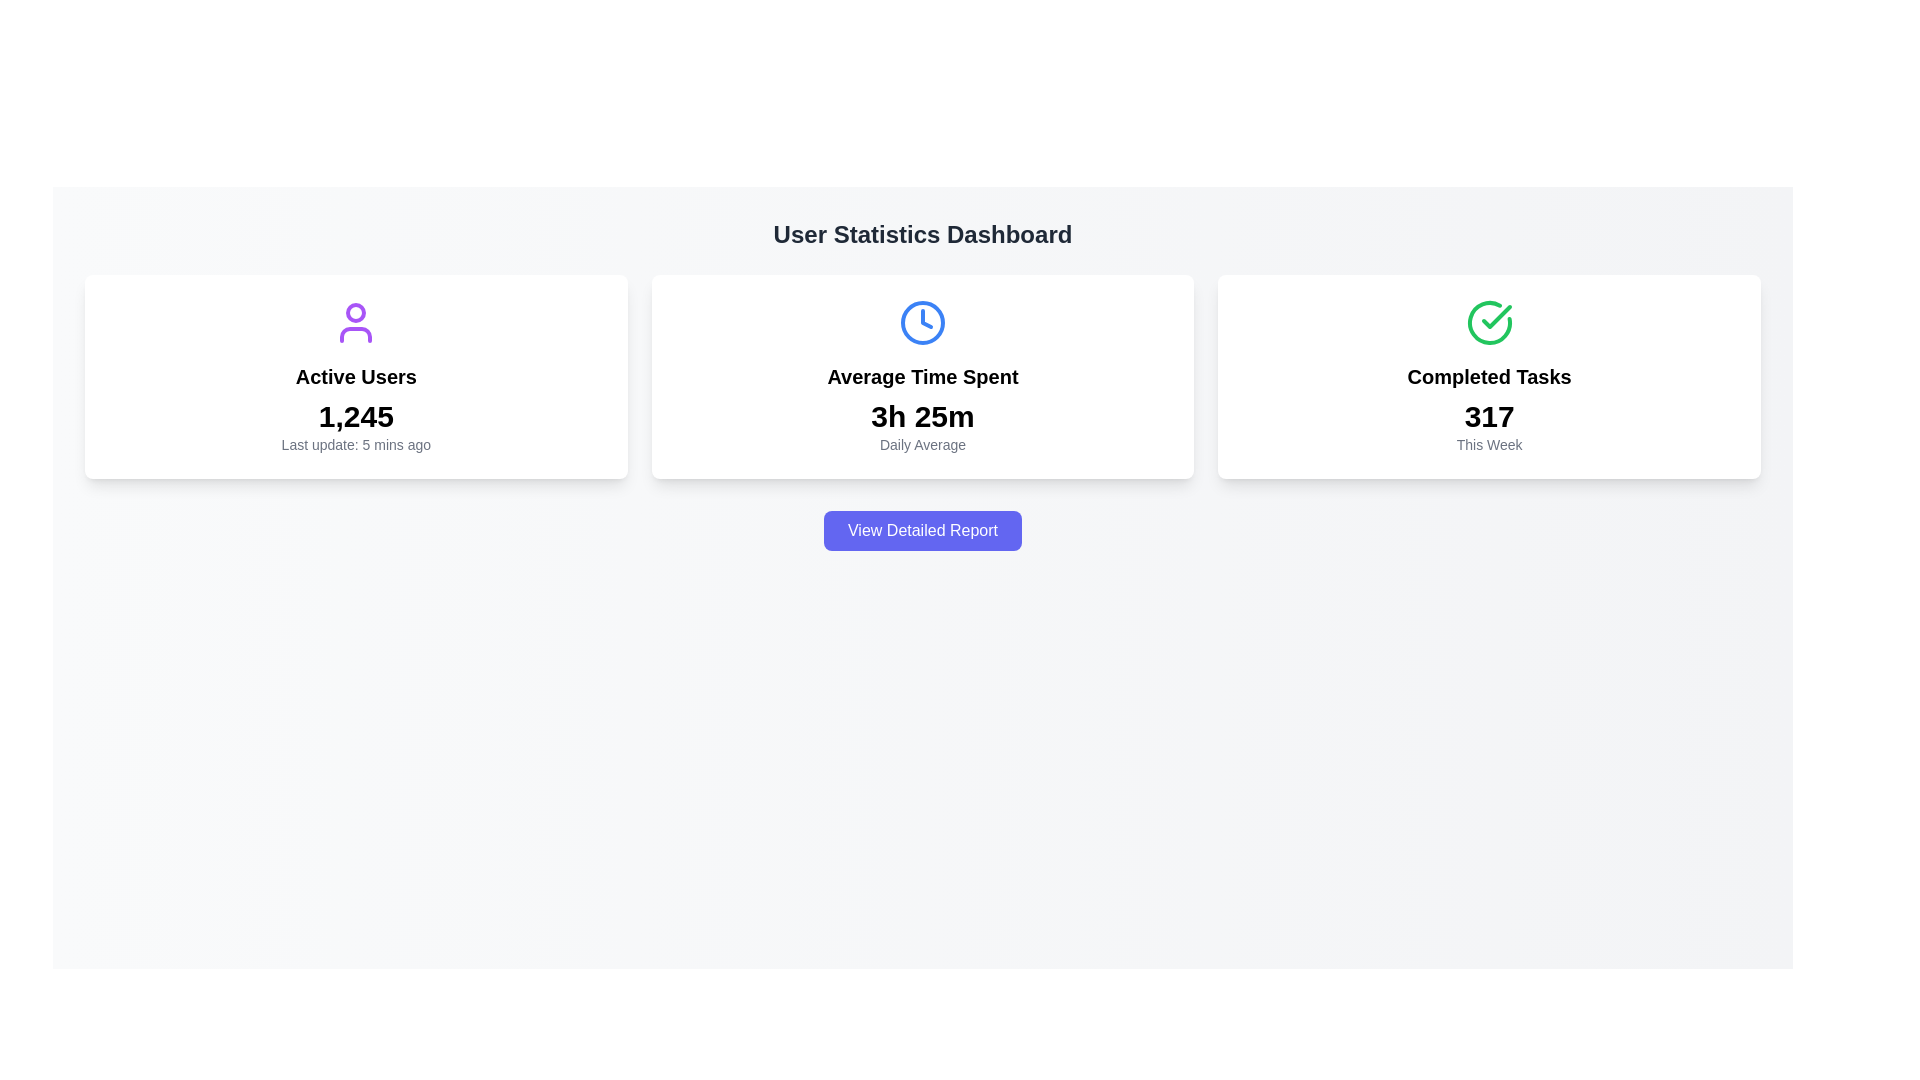 Image resolution: width=1920 pixels, height=1080 pixels. I want to click on the text label displaying 'Daily Average' which is styled in a small gray font and is located at the bottom of the center card in a three-card layout, so click(921, 443).